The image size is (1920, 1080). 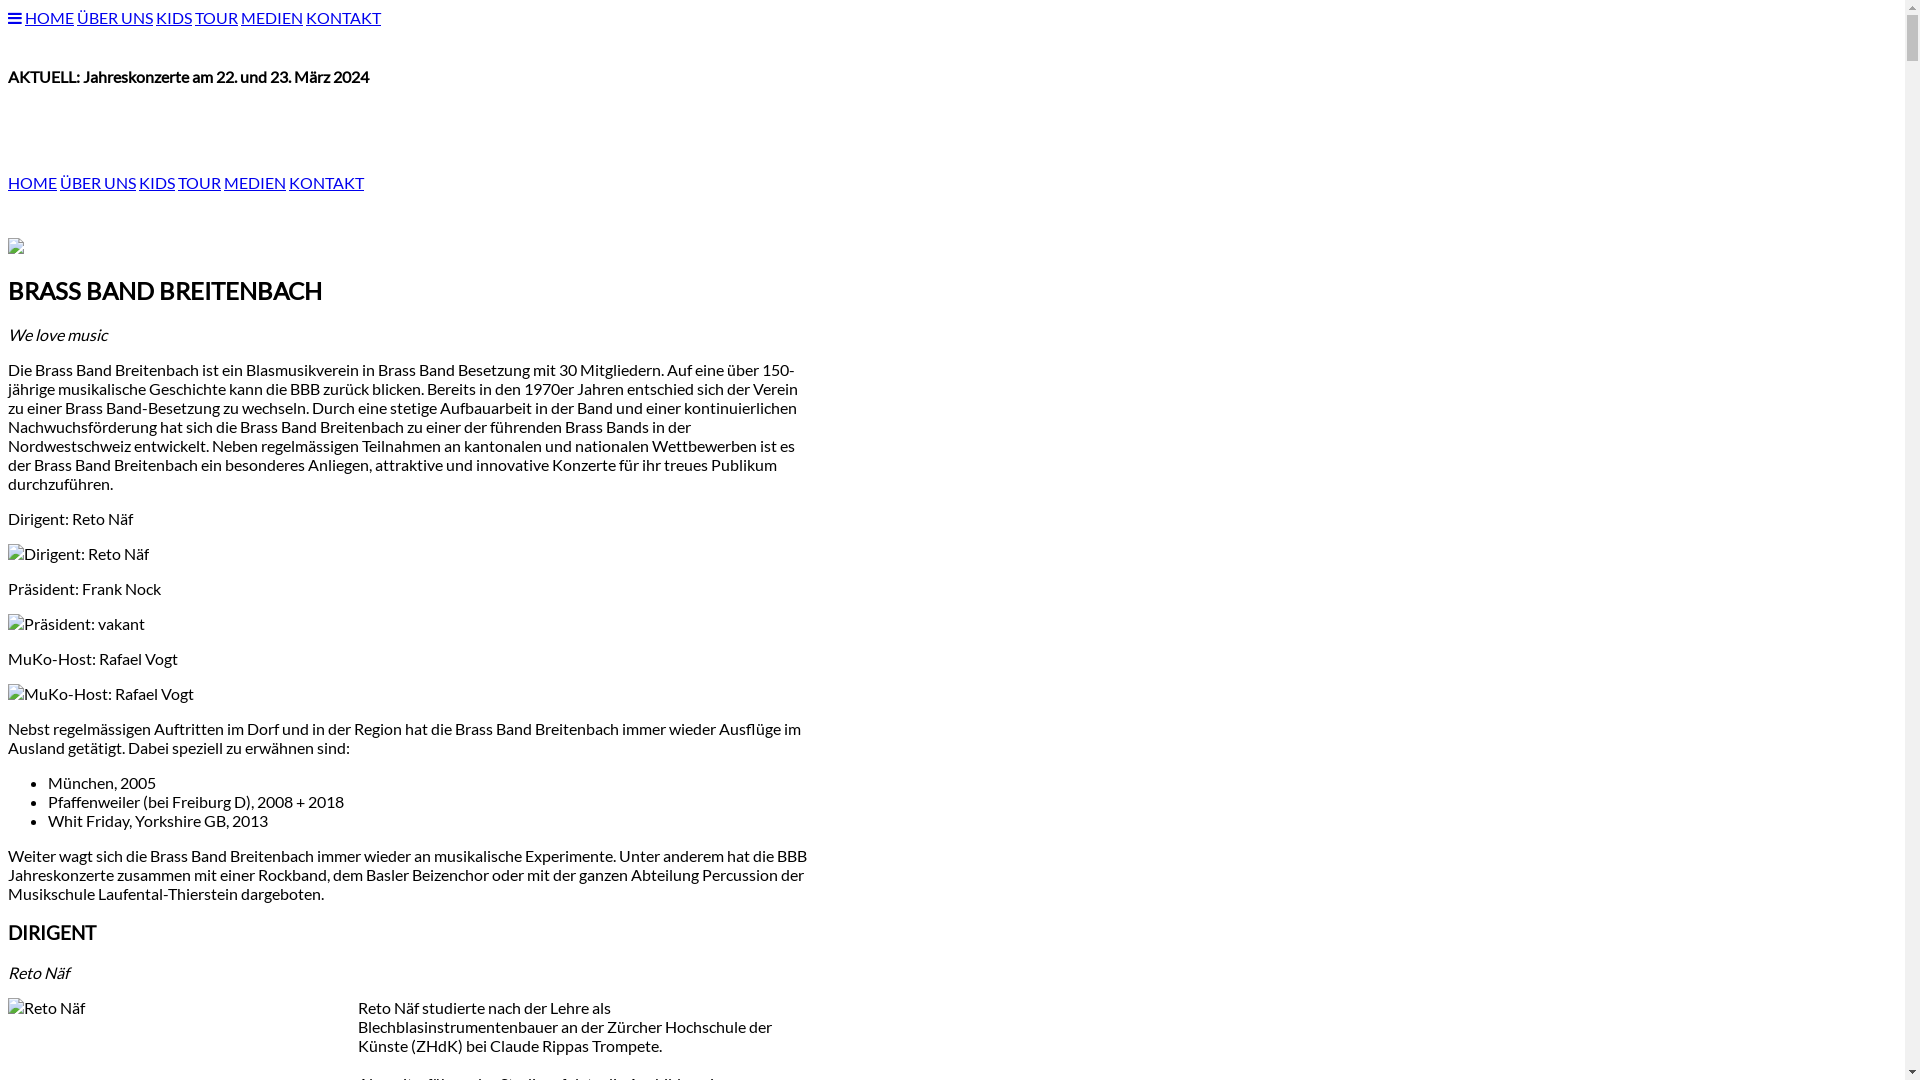 I want to click on 'KIDS', so click(x=156, y=182).